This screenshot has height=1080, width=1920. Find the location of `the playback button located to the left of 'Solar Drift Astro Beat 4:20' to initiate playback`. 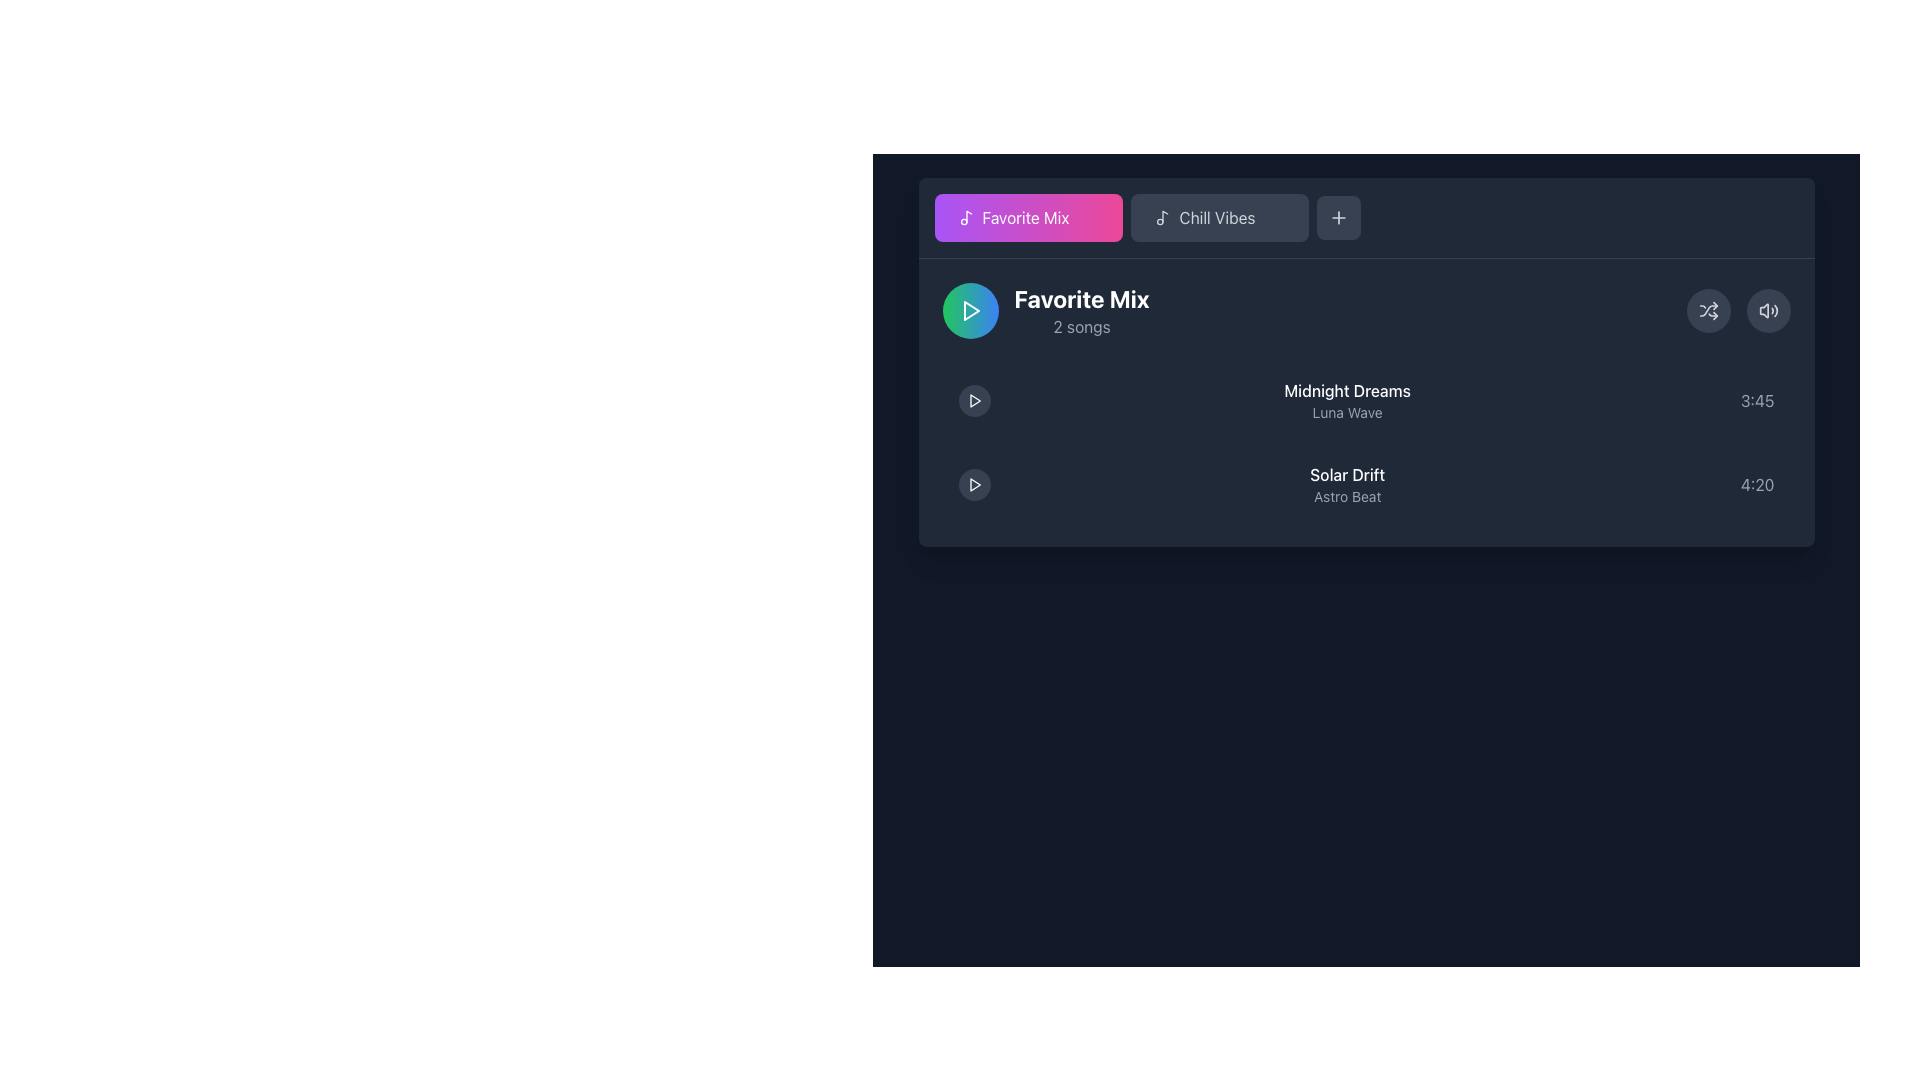

the playback button located to the left of 'Solar Drift Astro Beat 4:20' to initiate playback is located at coordinates (974, 485).